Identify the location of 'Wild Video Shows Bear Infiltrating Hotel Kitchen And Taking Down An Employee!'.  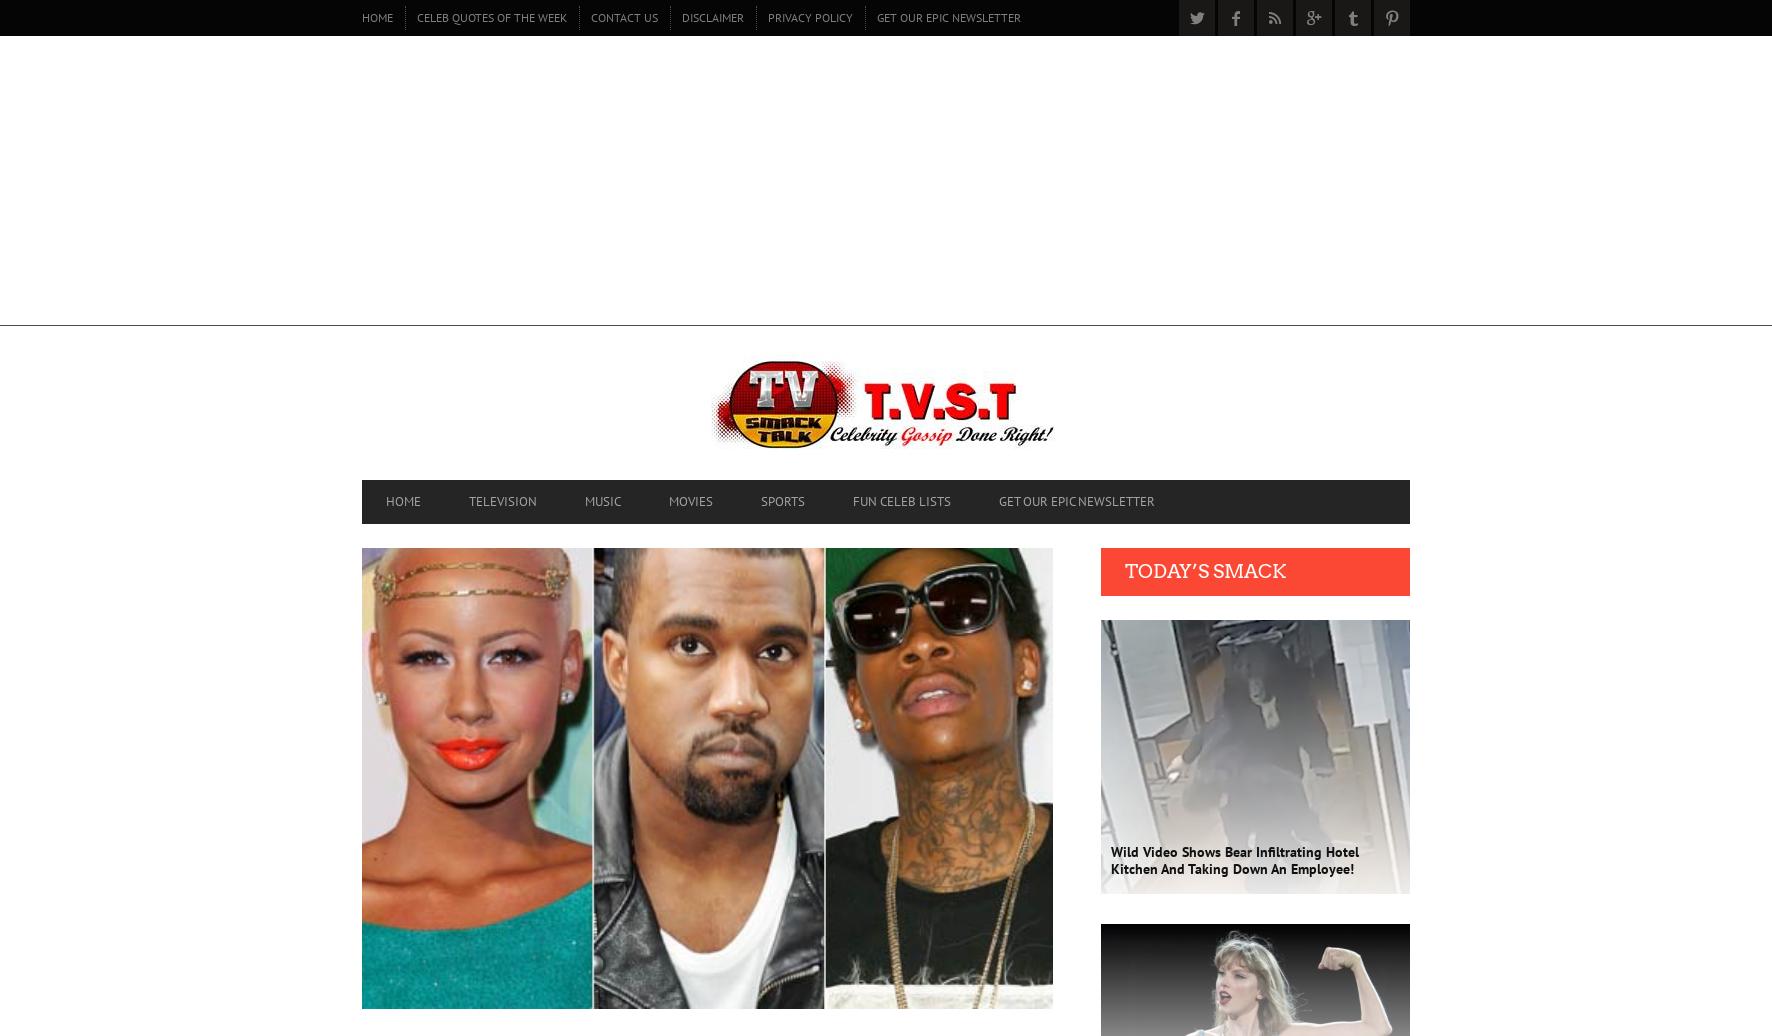
(1234, 859).